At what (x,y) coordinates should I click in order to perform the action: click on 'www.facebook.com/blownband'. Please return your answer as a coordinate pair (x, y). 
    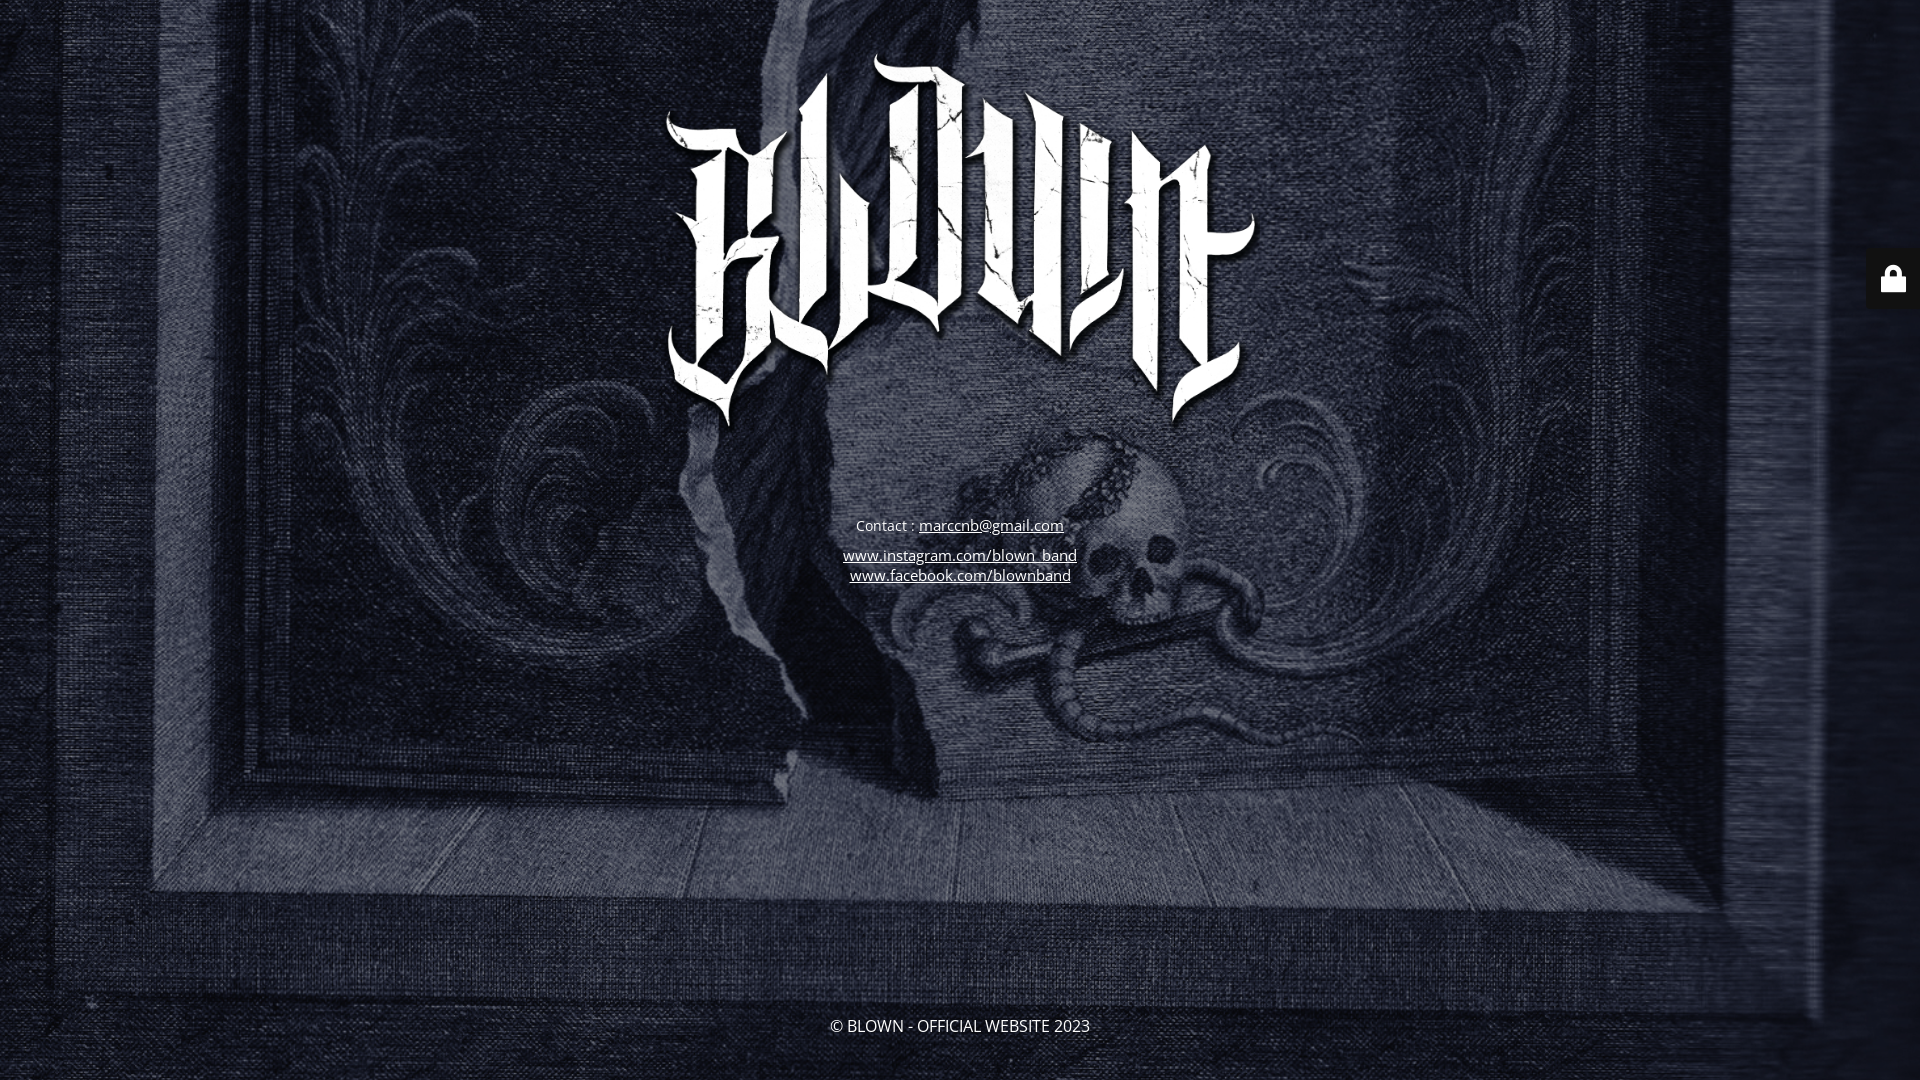
    Looking at the image, I should click on (960, 574).